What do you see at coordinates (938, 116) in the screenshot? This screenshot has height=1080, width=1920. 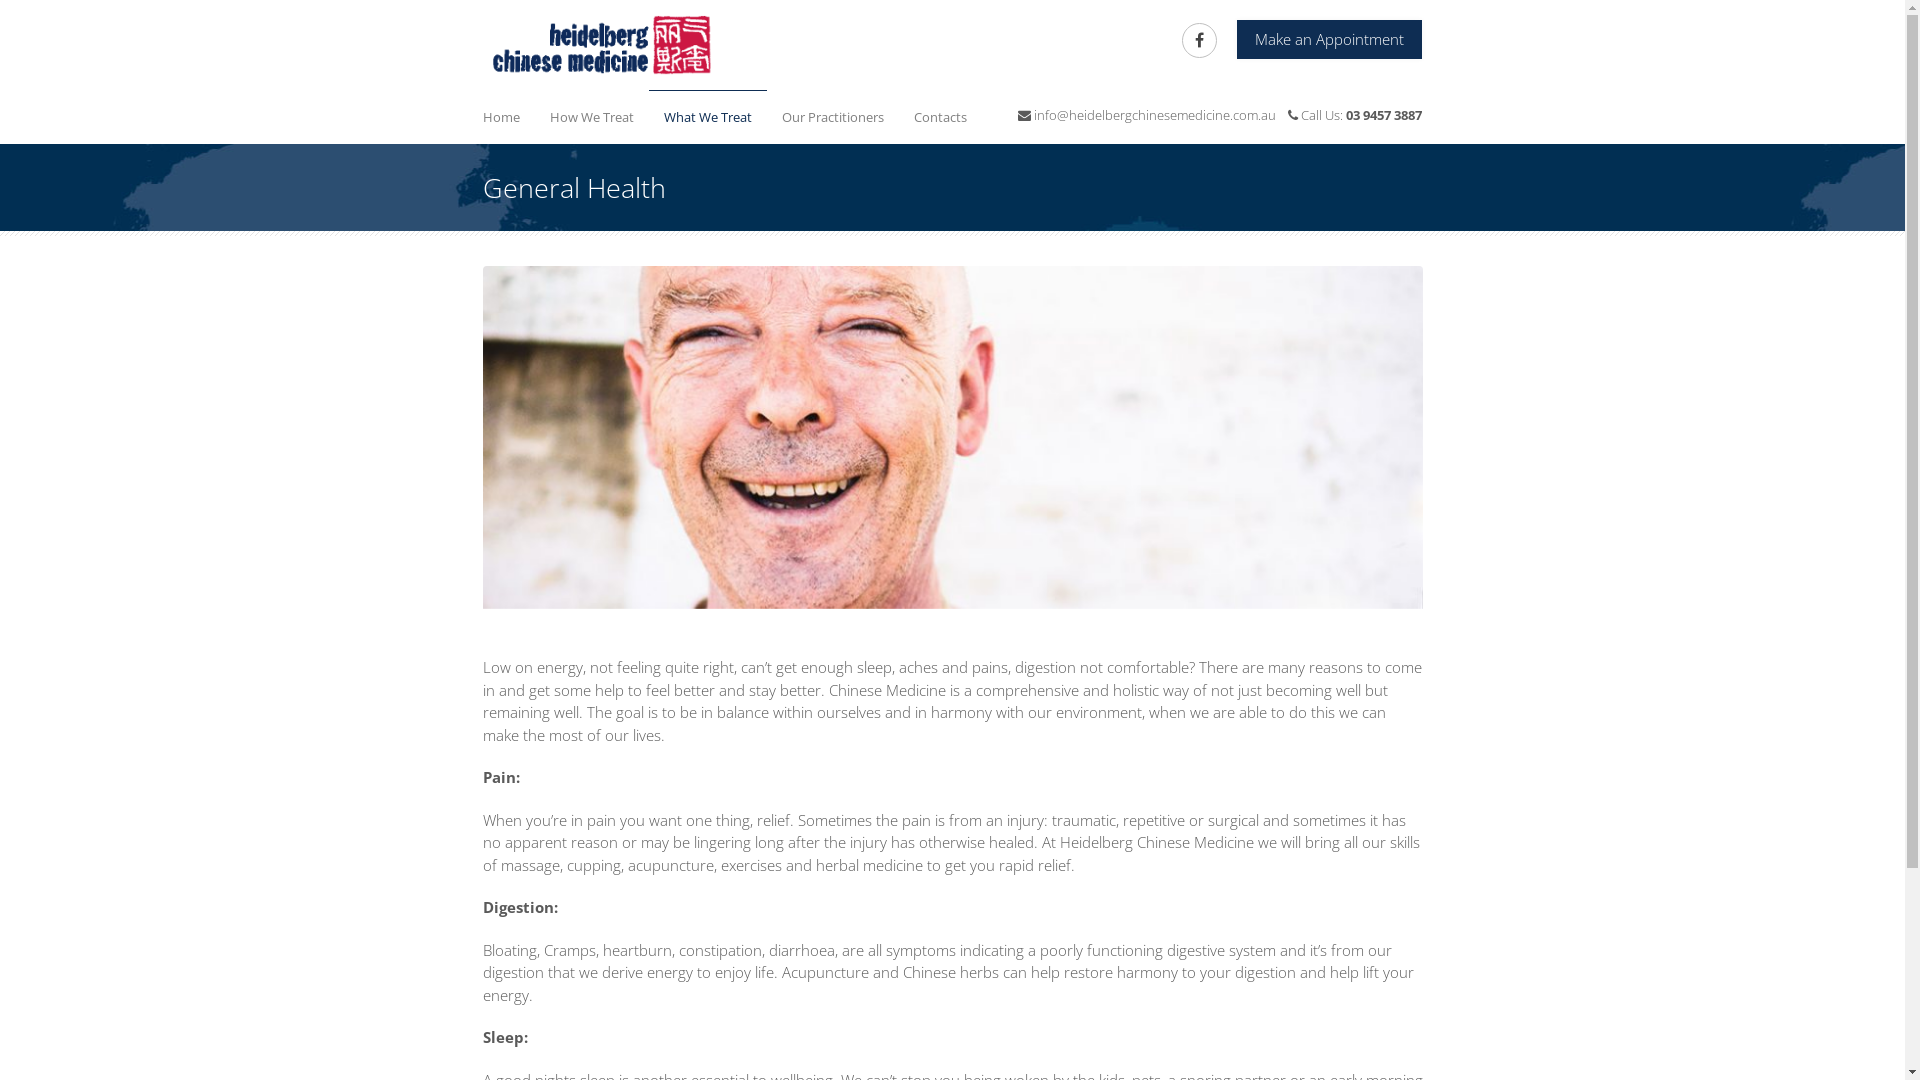 I see `'Contacts'` at bounding box center [938, 116].